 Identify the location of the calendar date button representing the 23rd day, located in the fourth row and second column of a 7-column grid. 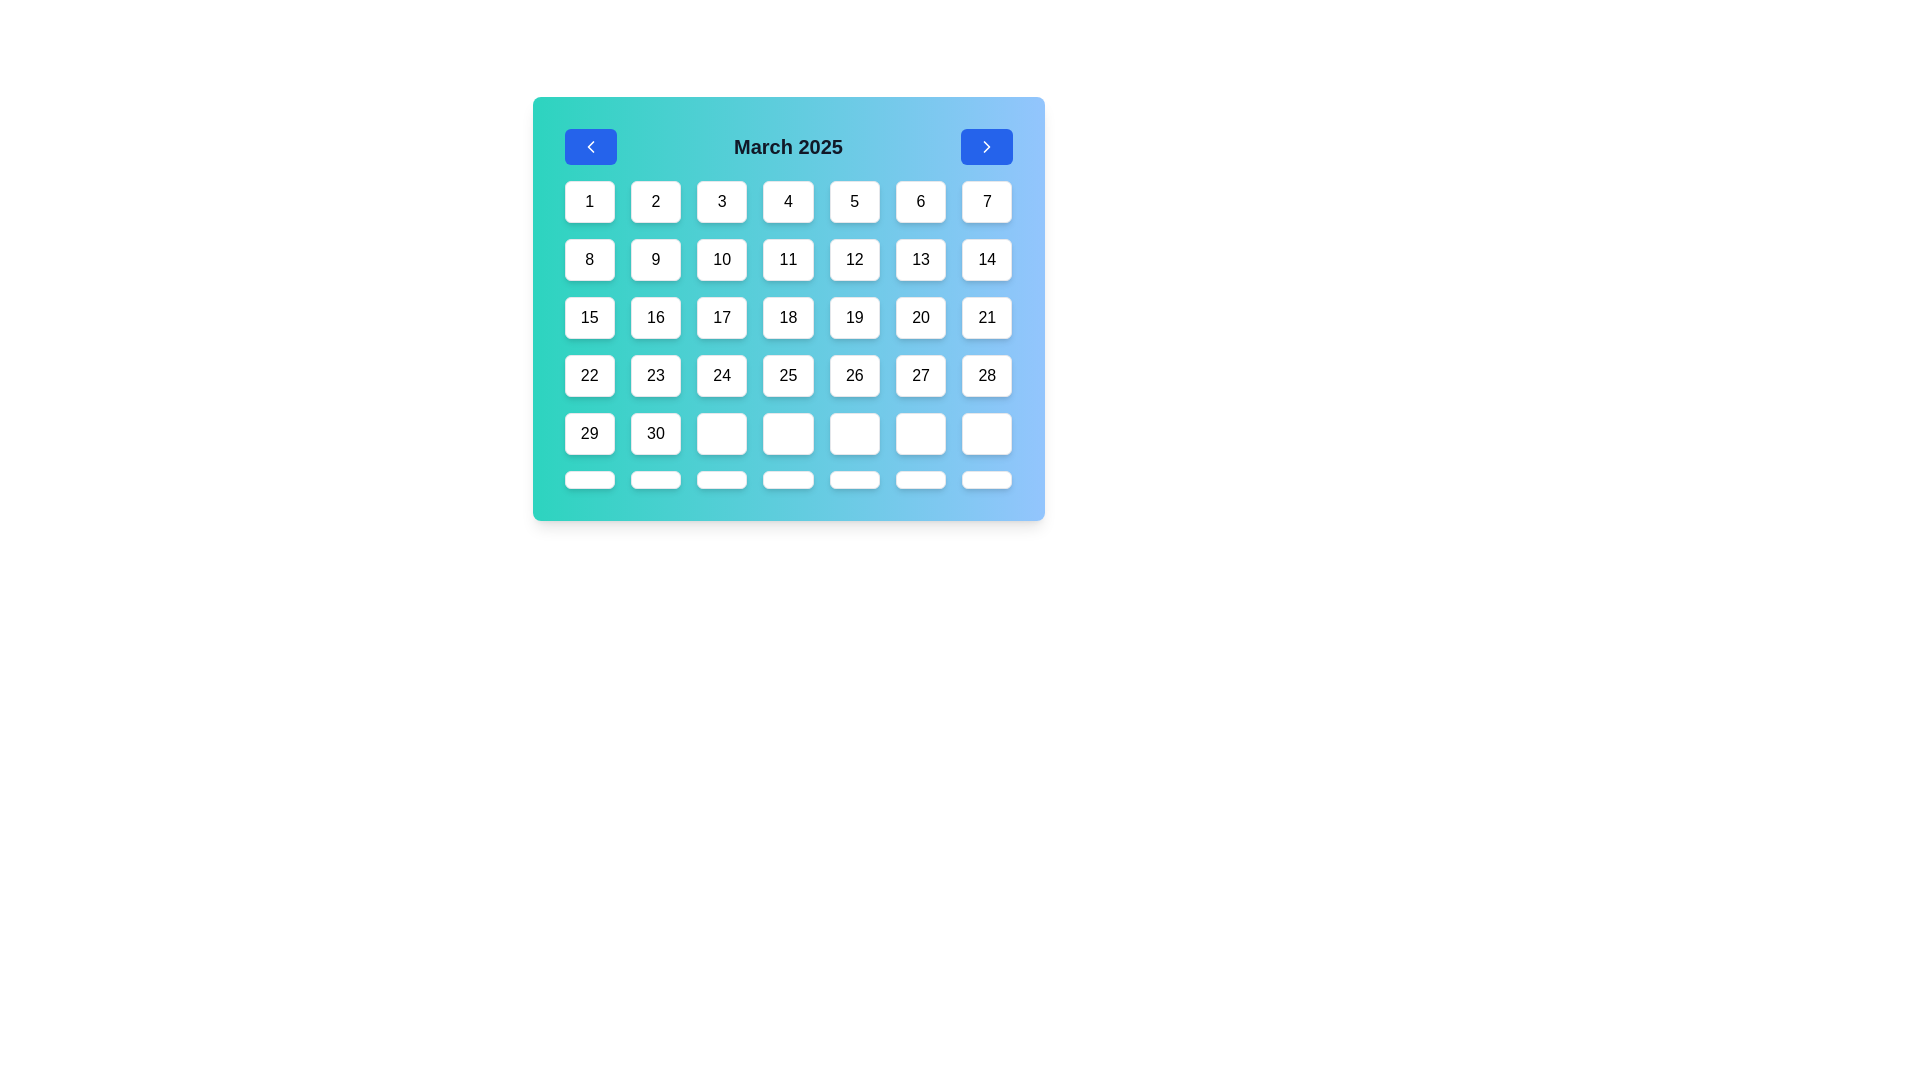
(655, 375).